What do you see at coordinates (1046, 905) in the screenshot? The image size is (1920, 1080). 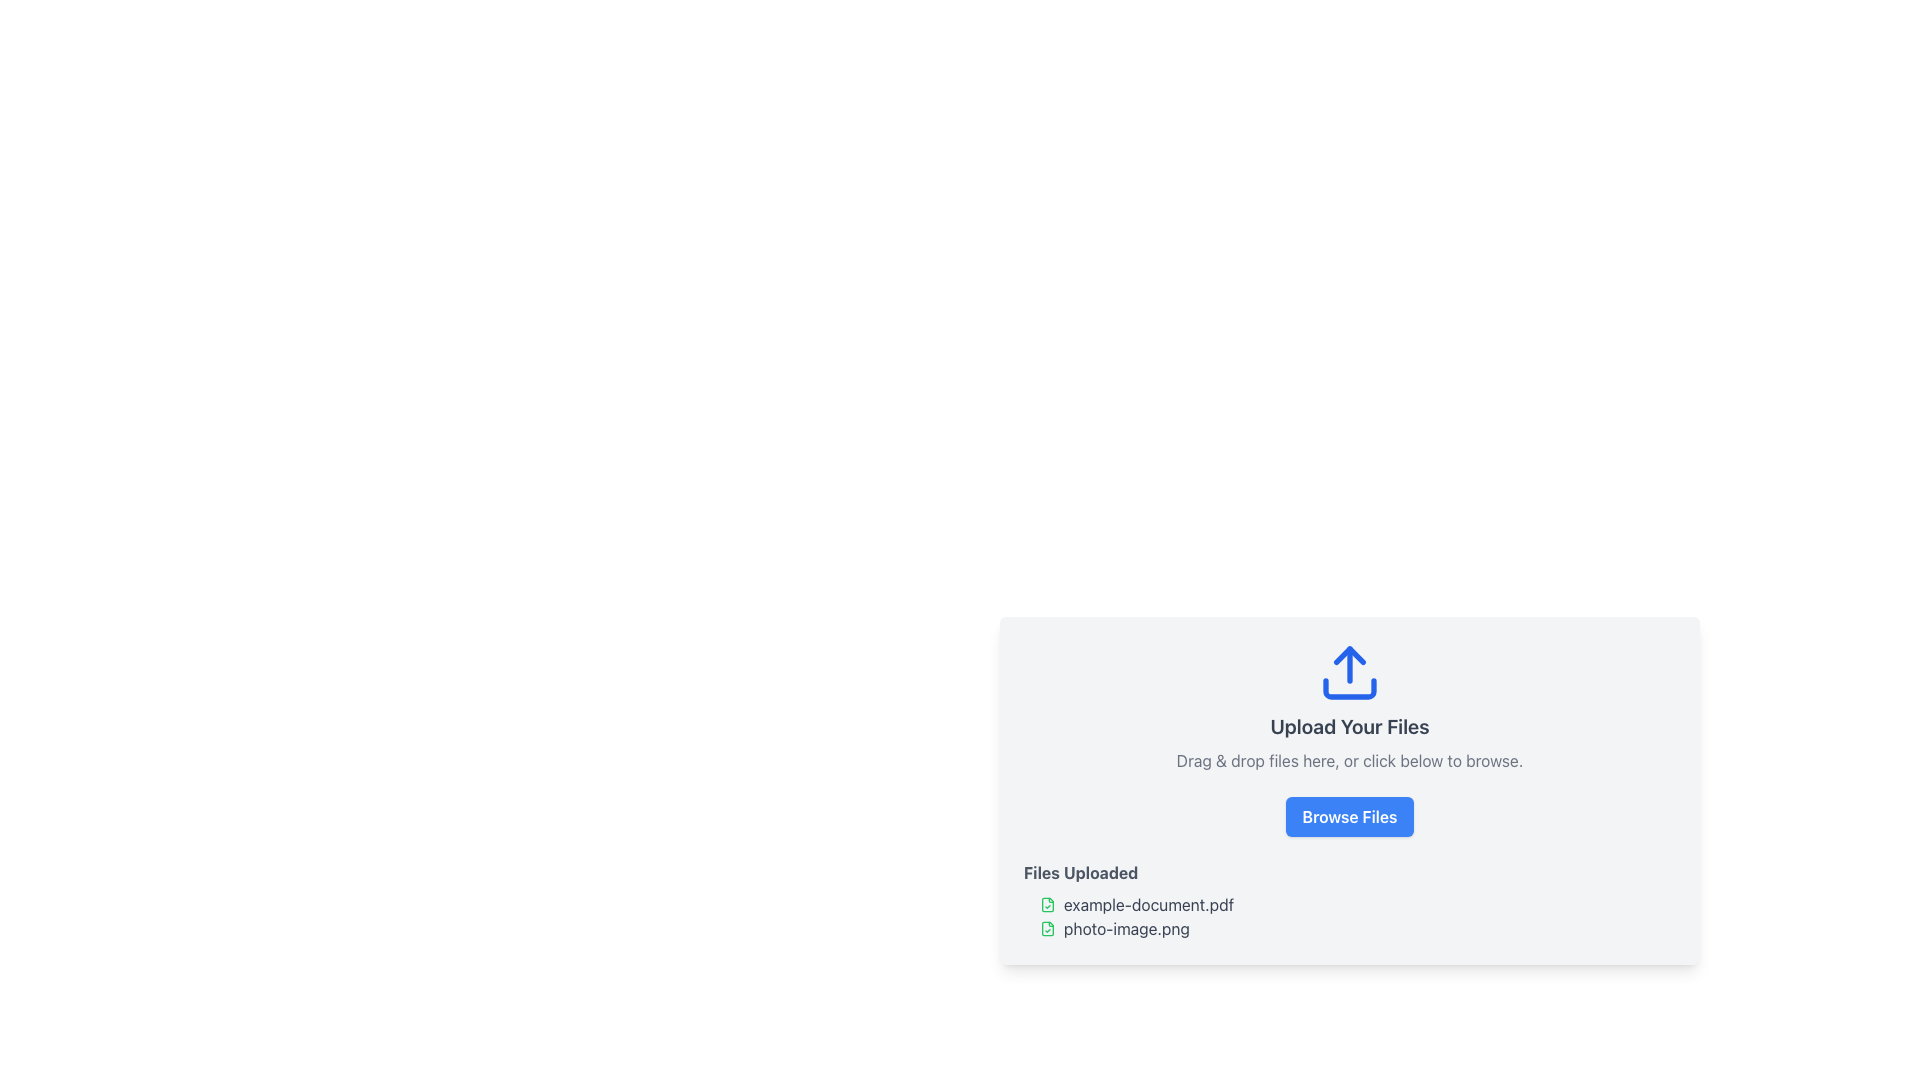 I see `the visual representation of the file state icon located to the left of 'example-document.pdf', which indicates a successfully uploaded or verified file` at bounding box center [1046, 905].